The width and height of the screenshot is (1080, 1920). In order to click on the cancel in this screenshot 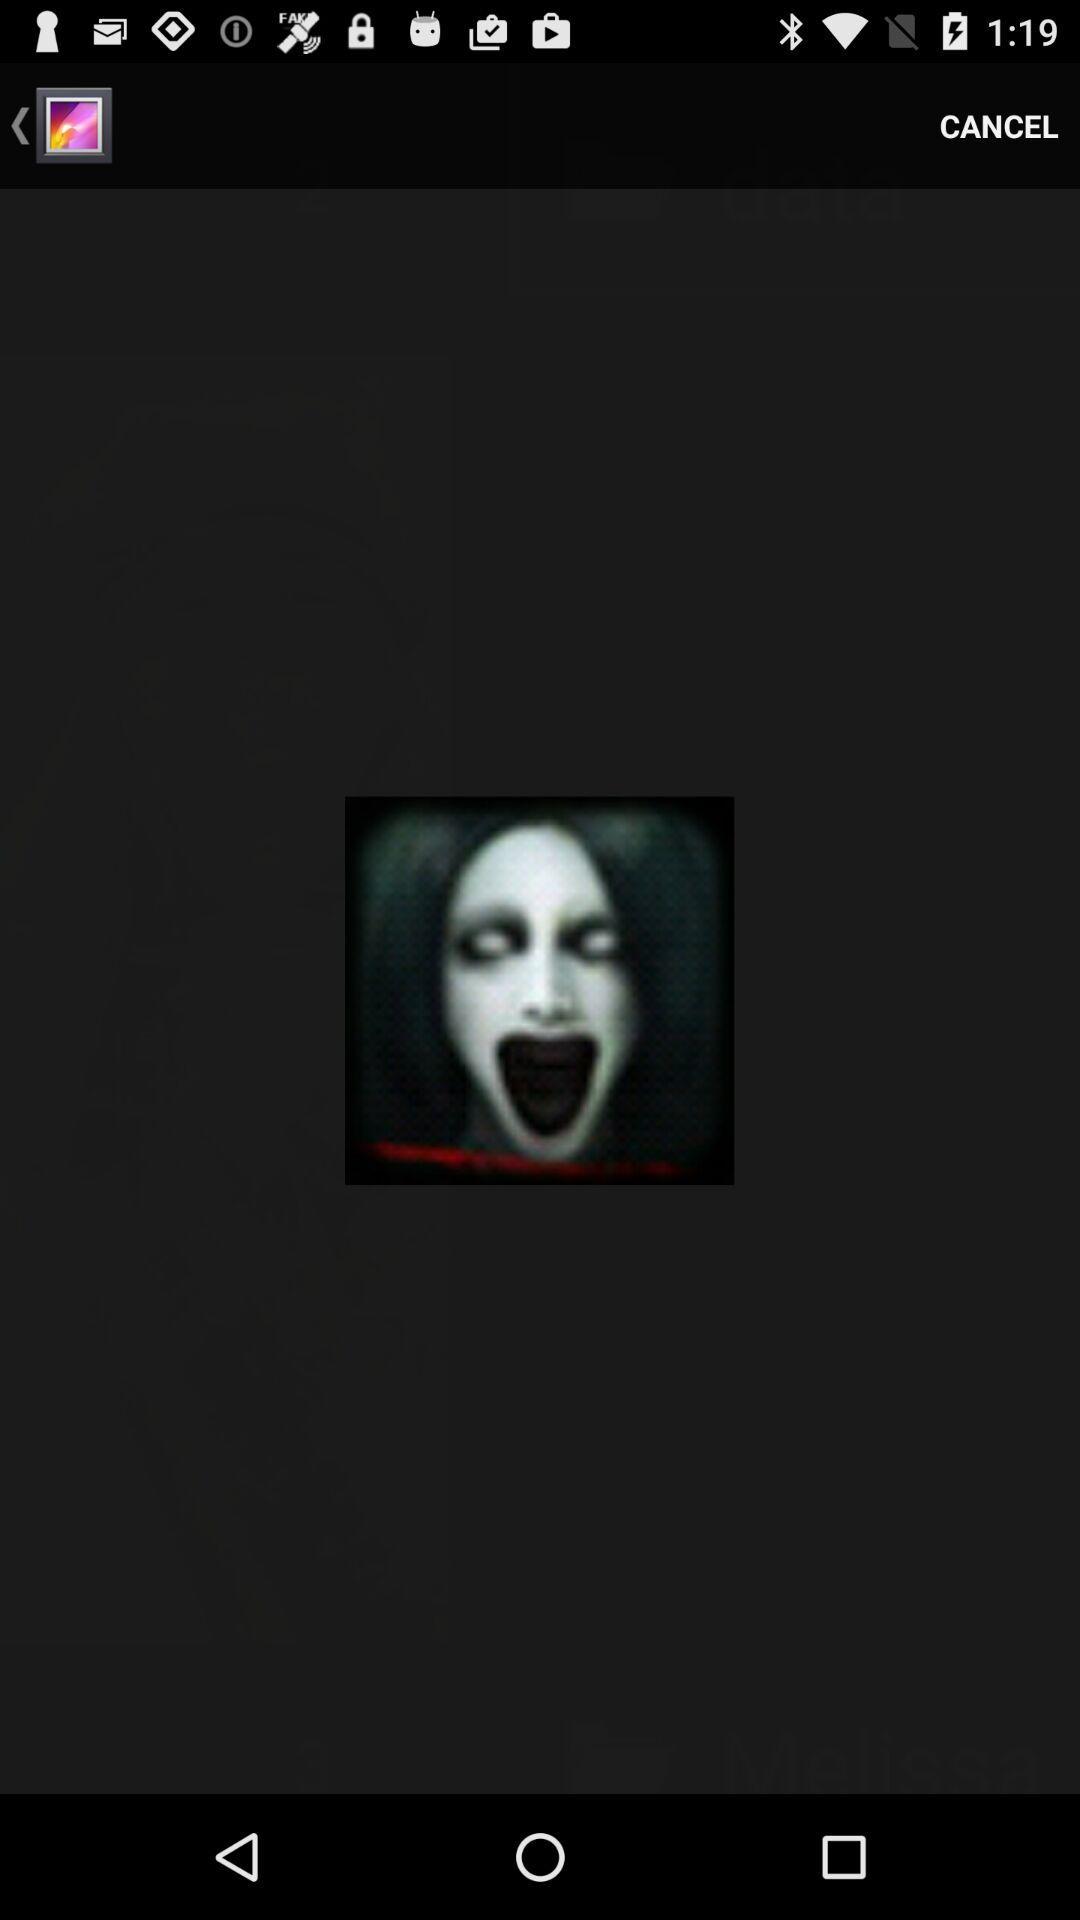, I will do `click(999, 124)`.